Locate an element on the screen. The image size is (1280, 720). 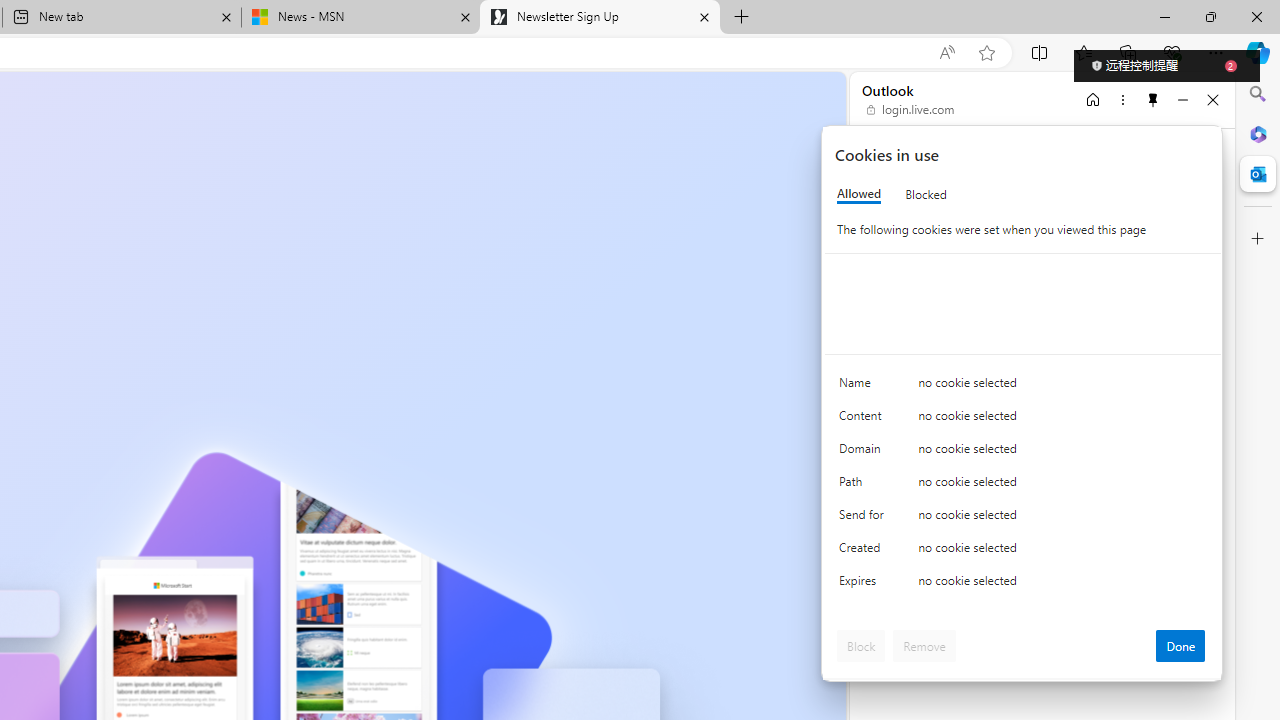
'Created' is located at coordinates (865, 552).